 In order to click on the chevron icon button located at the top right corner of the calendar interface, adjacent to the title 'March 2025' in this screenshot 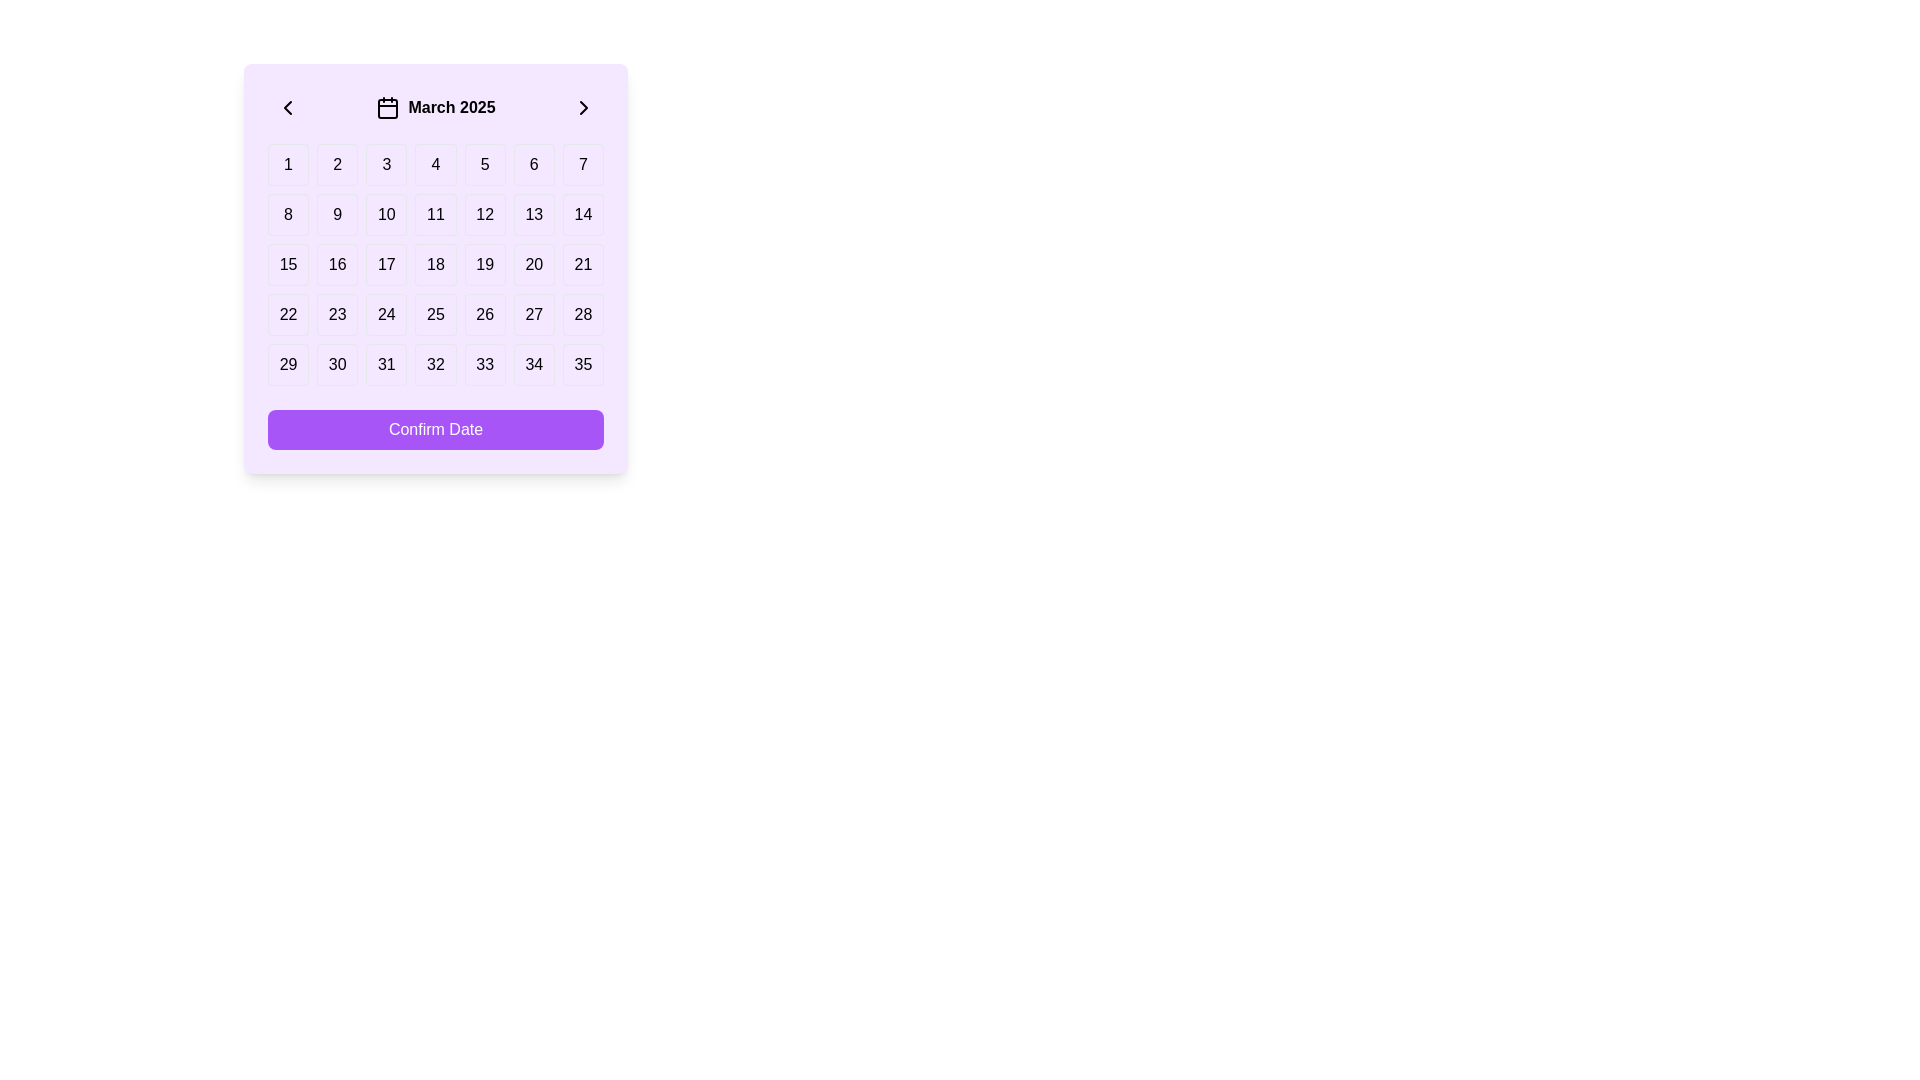, I will do `click(583, 108)`.